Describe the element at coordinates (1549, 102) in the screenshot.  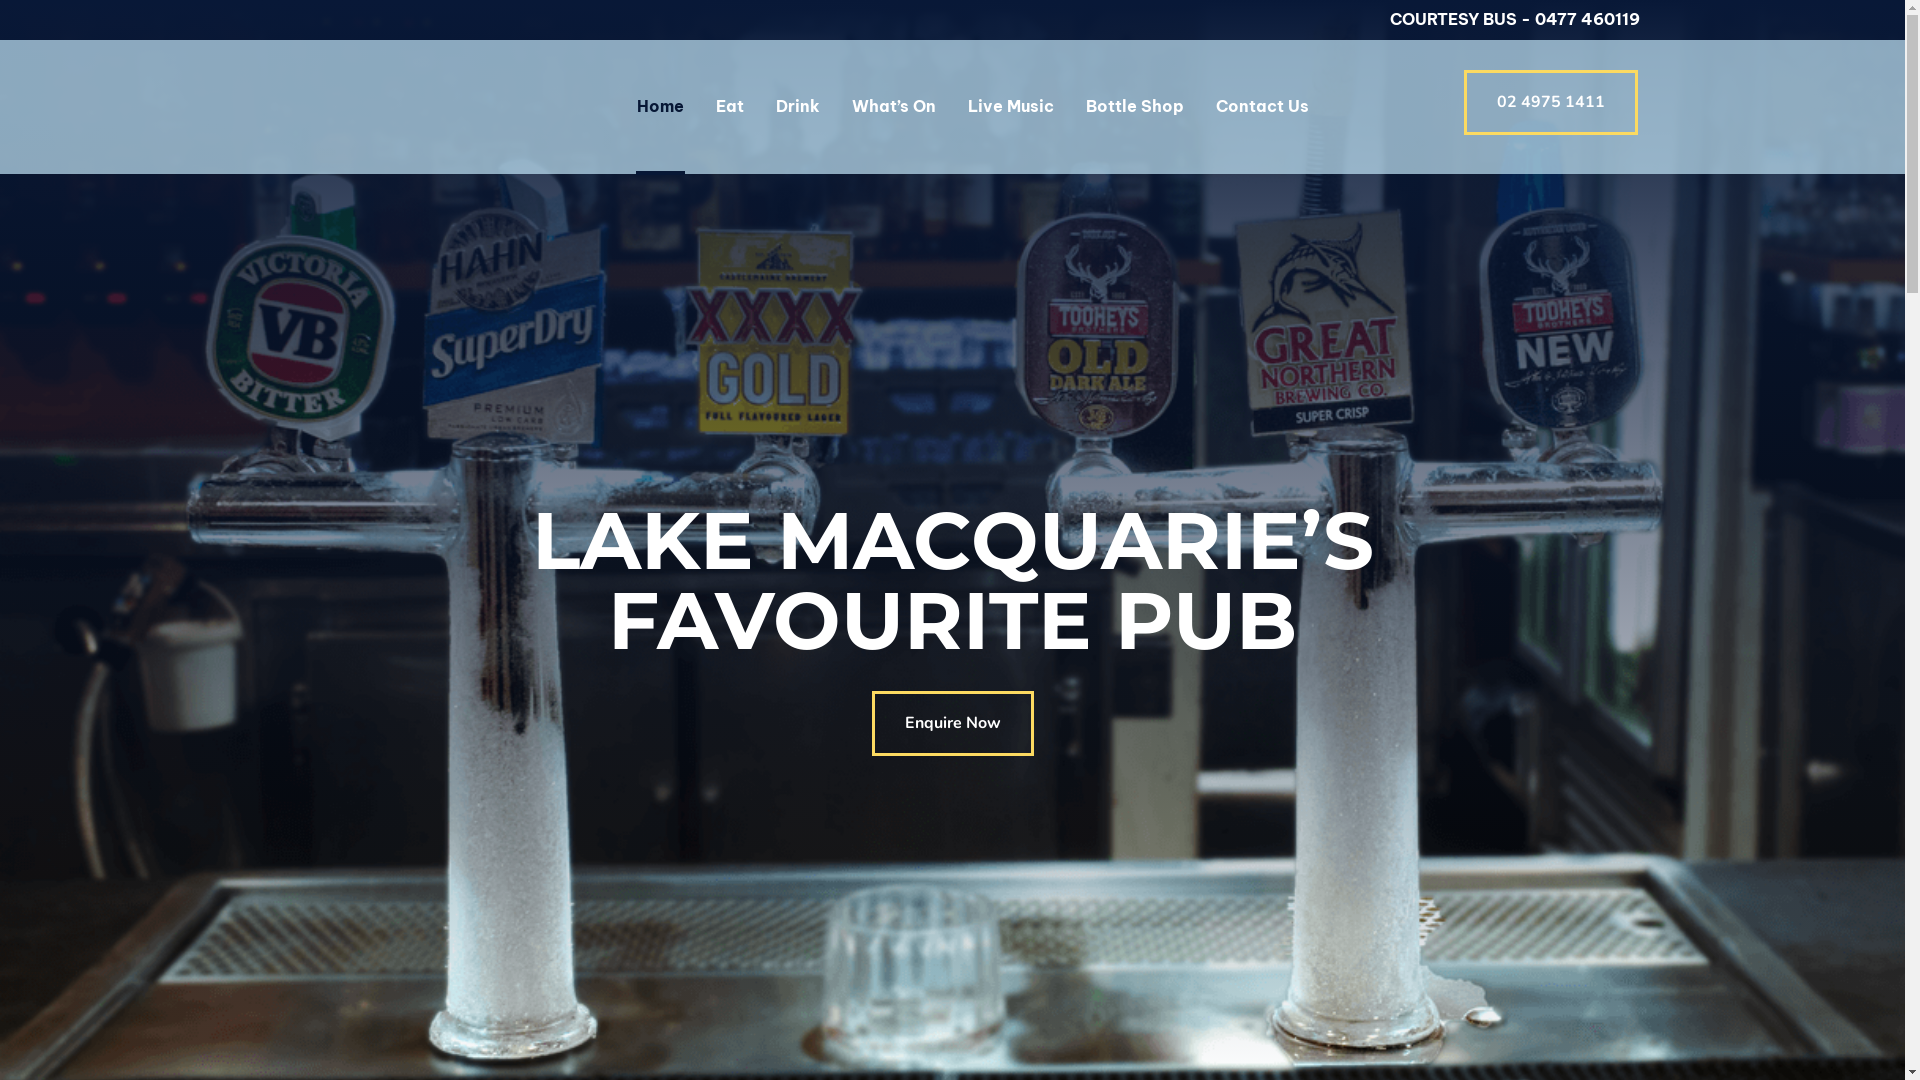
I see `'02 4975 1411'` at that location.